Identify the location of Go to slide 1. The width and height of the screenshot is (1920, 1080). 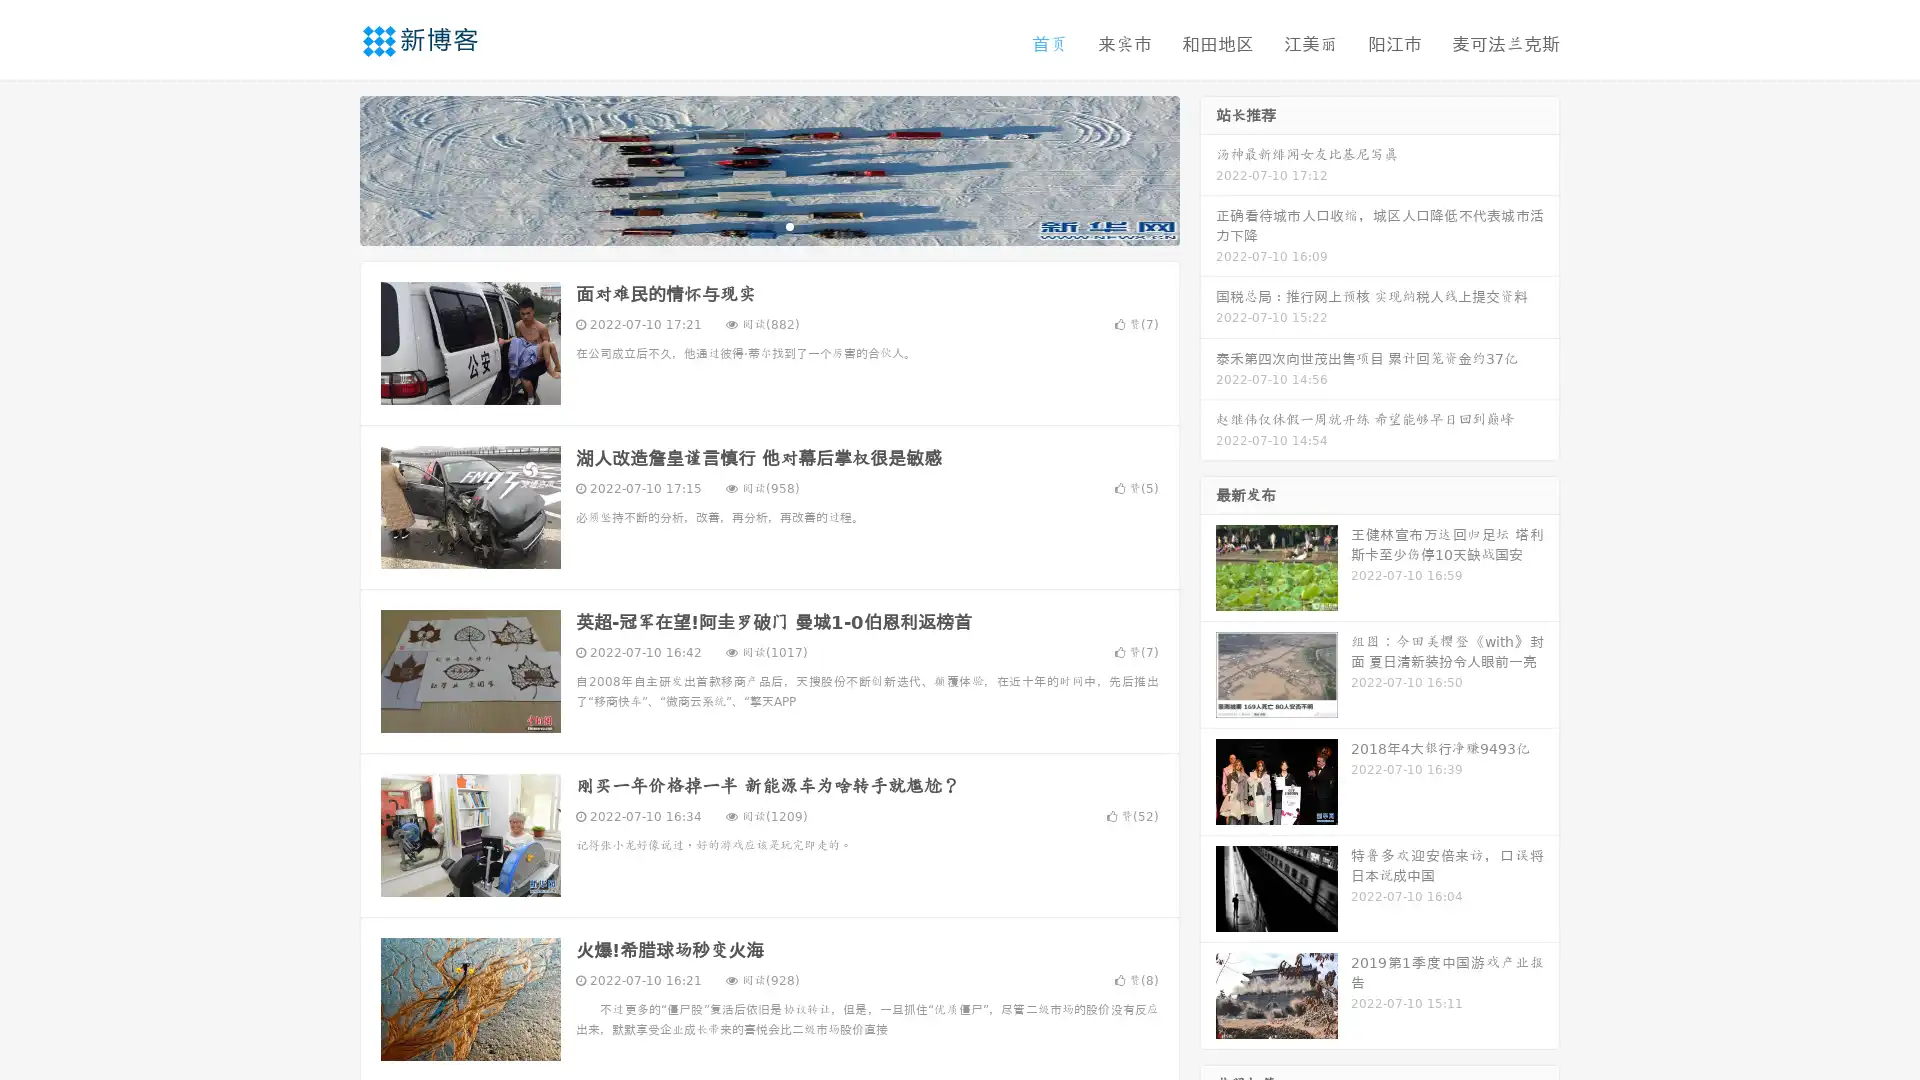
(748, 225).